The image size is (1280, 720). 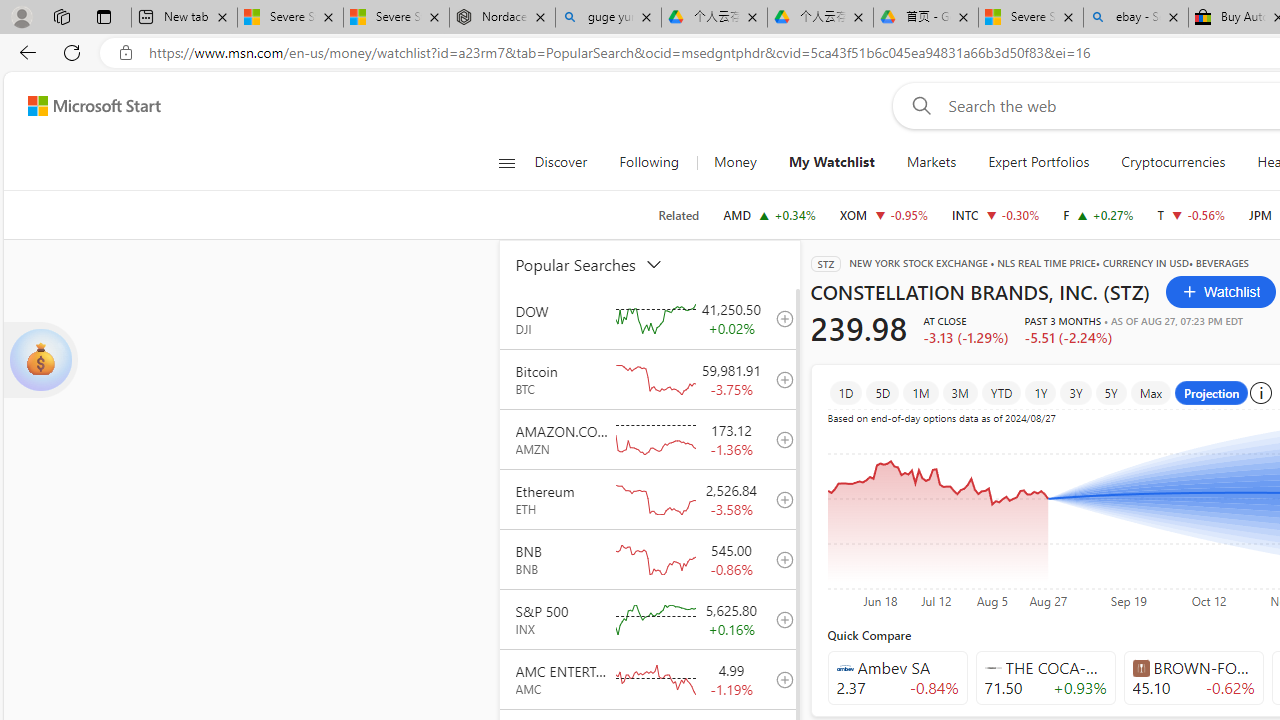 I want to click on '3Y', so click(x=1074, y=392).